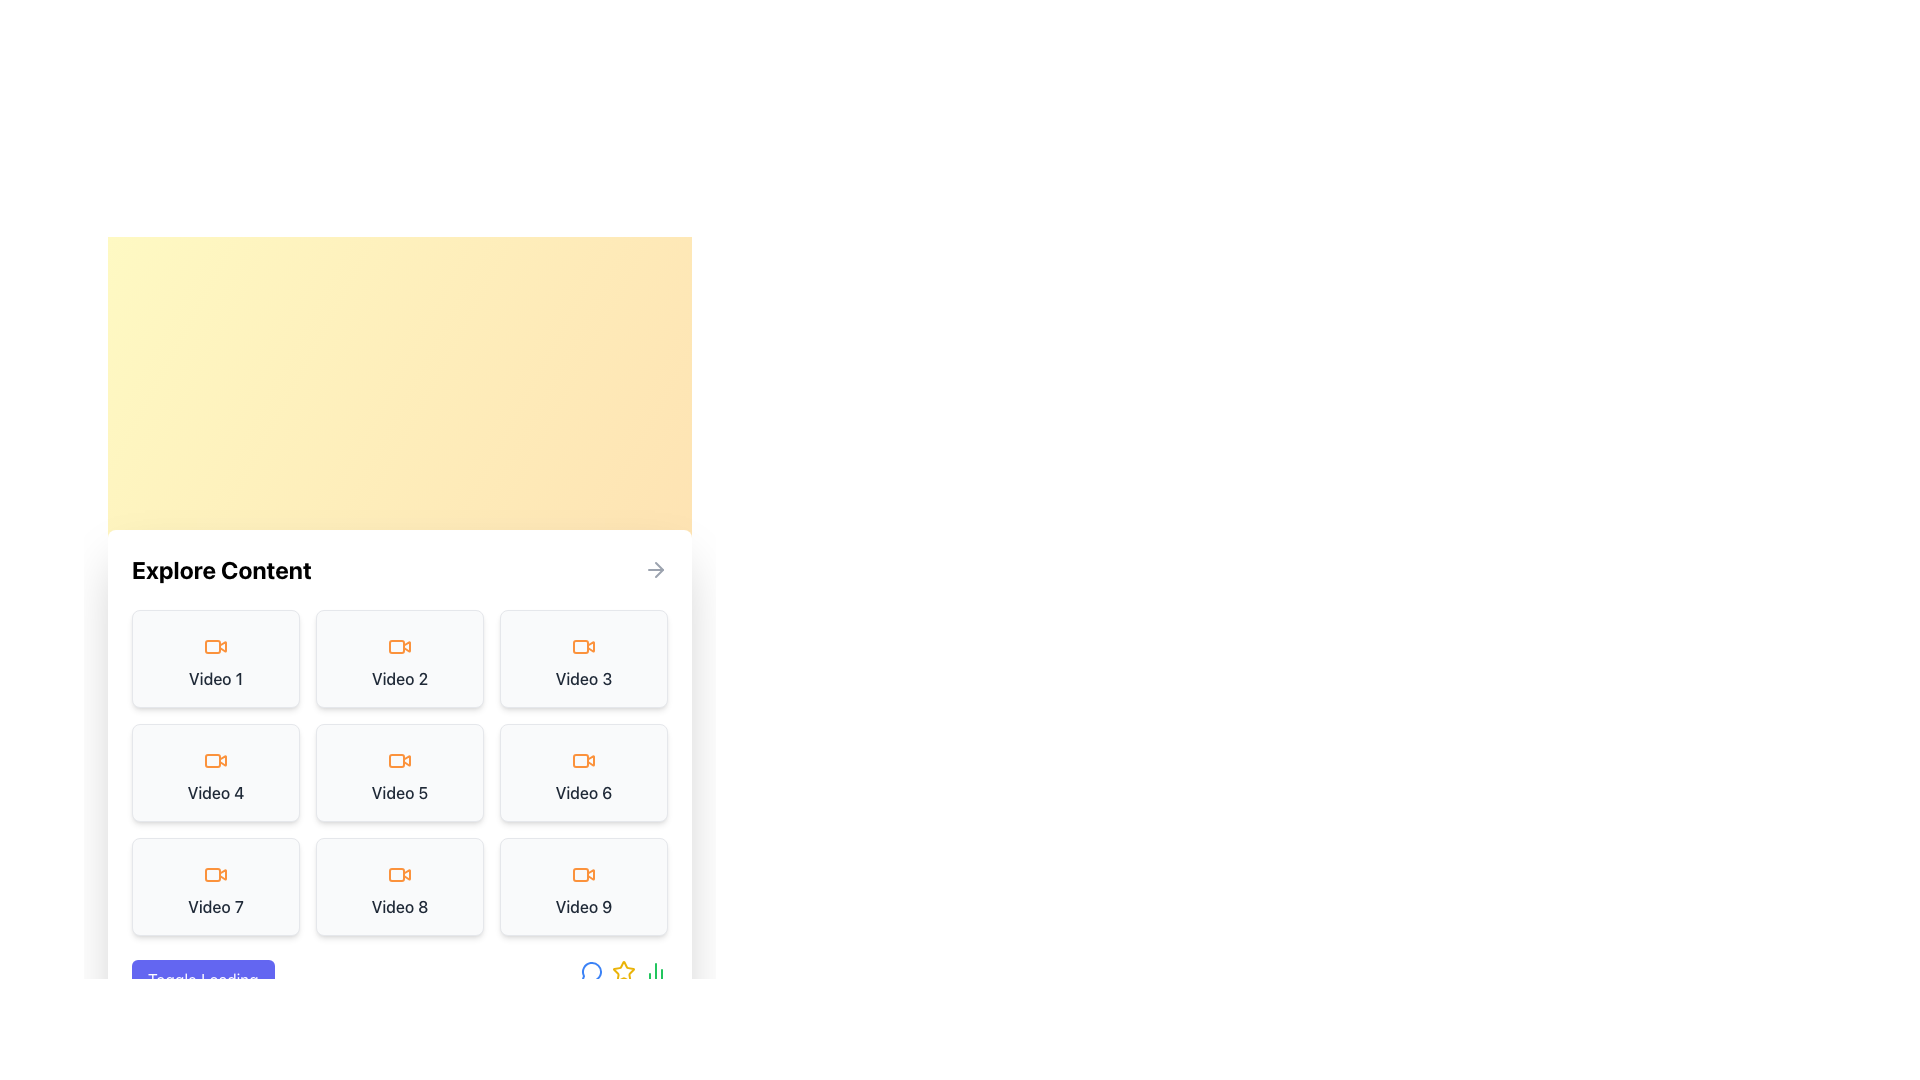 The image size is (1920, 1080). What do you see at coordinates (583, 771) in the screenshot?
I see `the button labeled 'Video 6'` at bounding box center [583, 771].